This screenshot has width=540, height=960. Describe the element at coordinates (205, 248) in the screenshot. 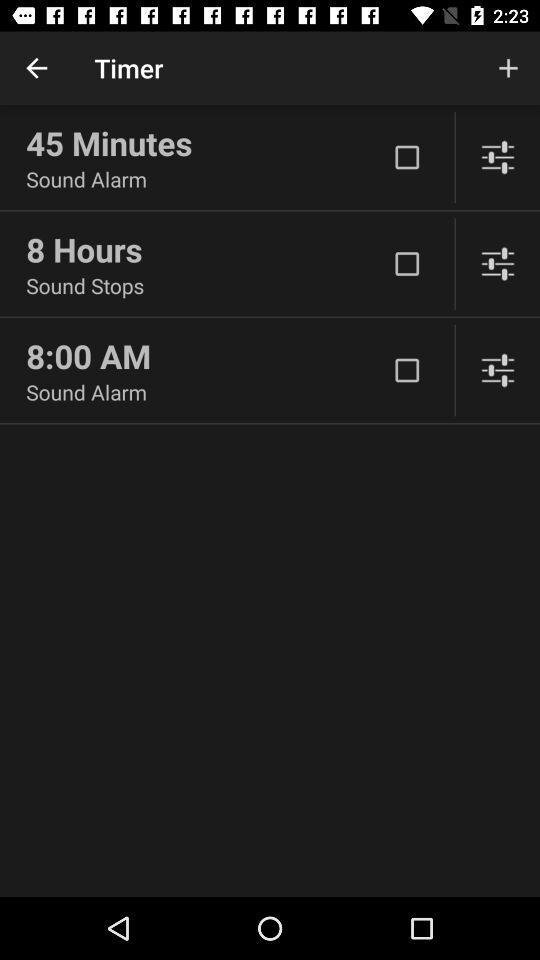

I see `the 8 hours` at that location.